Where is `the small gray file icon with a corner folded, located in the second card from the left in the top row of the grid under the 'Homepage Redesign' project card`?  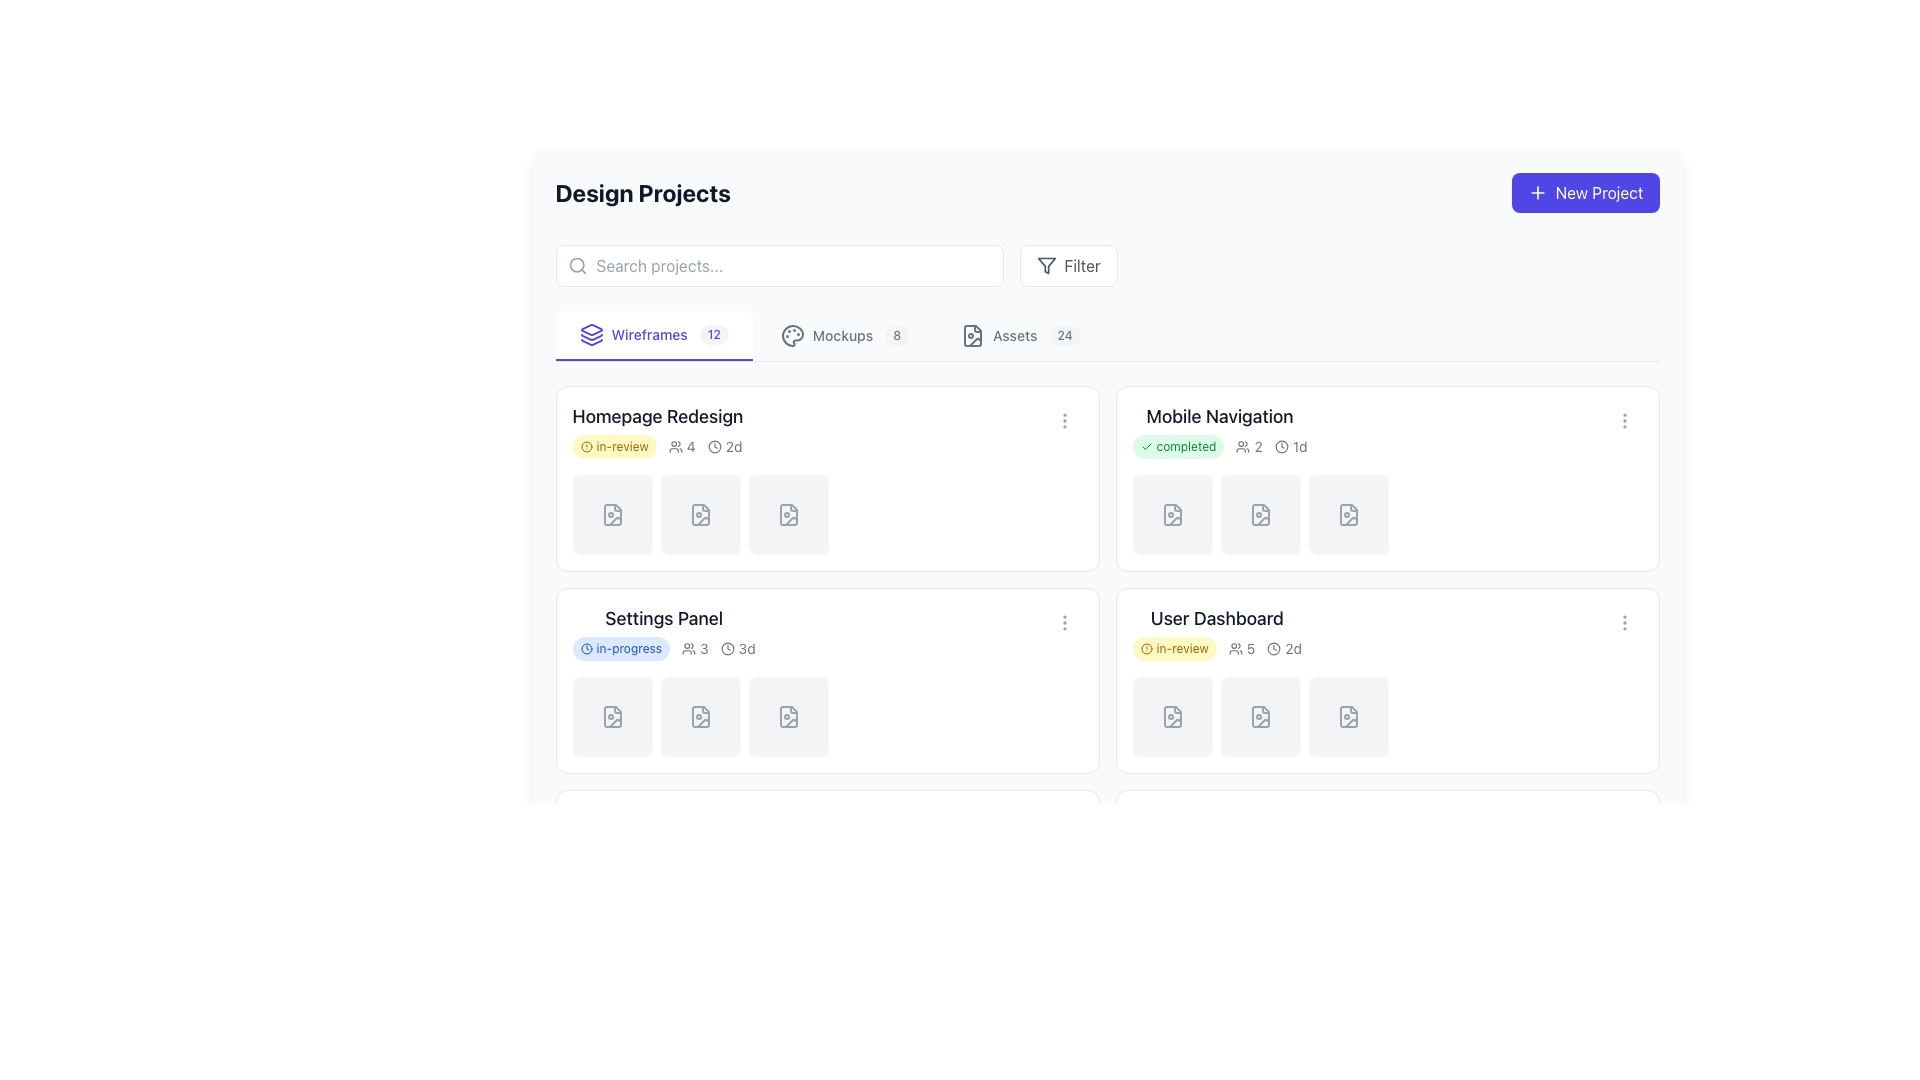 the small gray file icon with a corner folded, located in the second card from the left in the top row of the grid under the 'Homepage Redesign' project card is located at coordinates (700, 514).